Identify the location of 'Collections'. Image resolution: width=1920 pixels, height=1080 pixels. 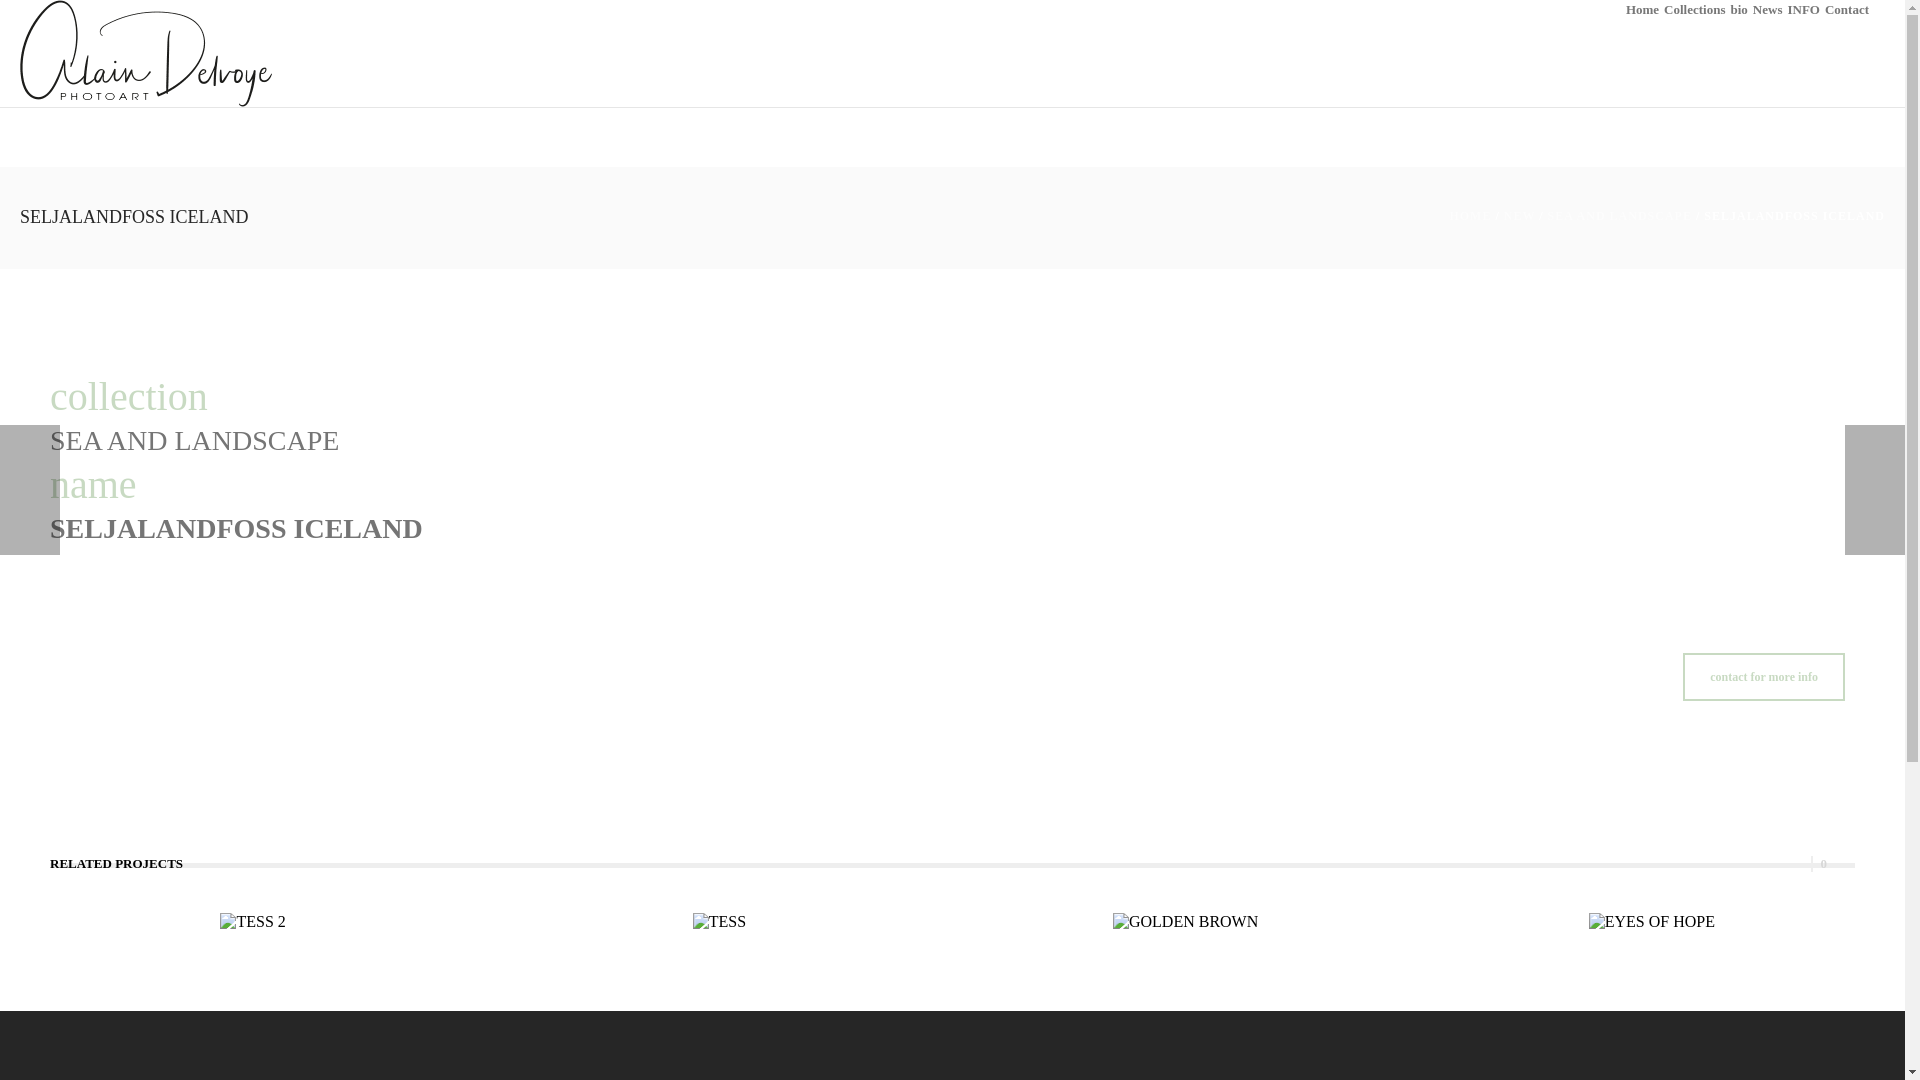
(1664, 10).